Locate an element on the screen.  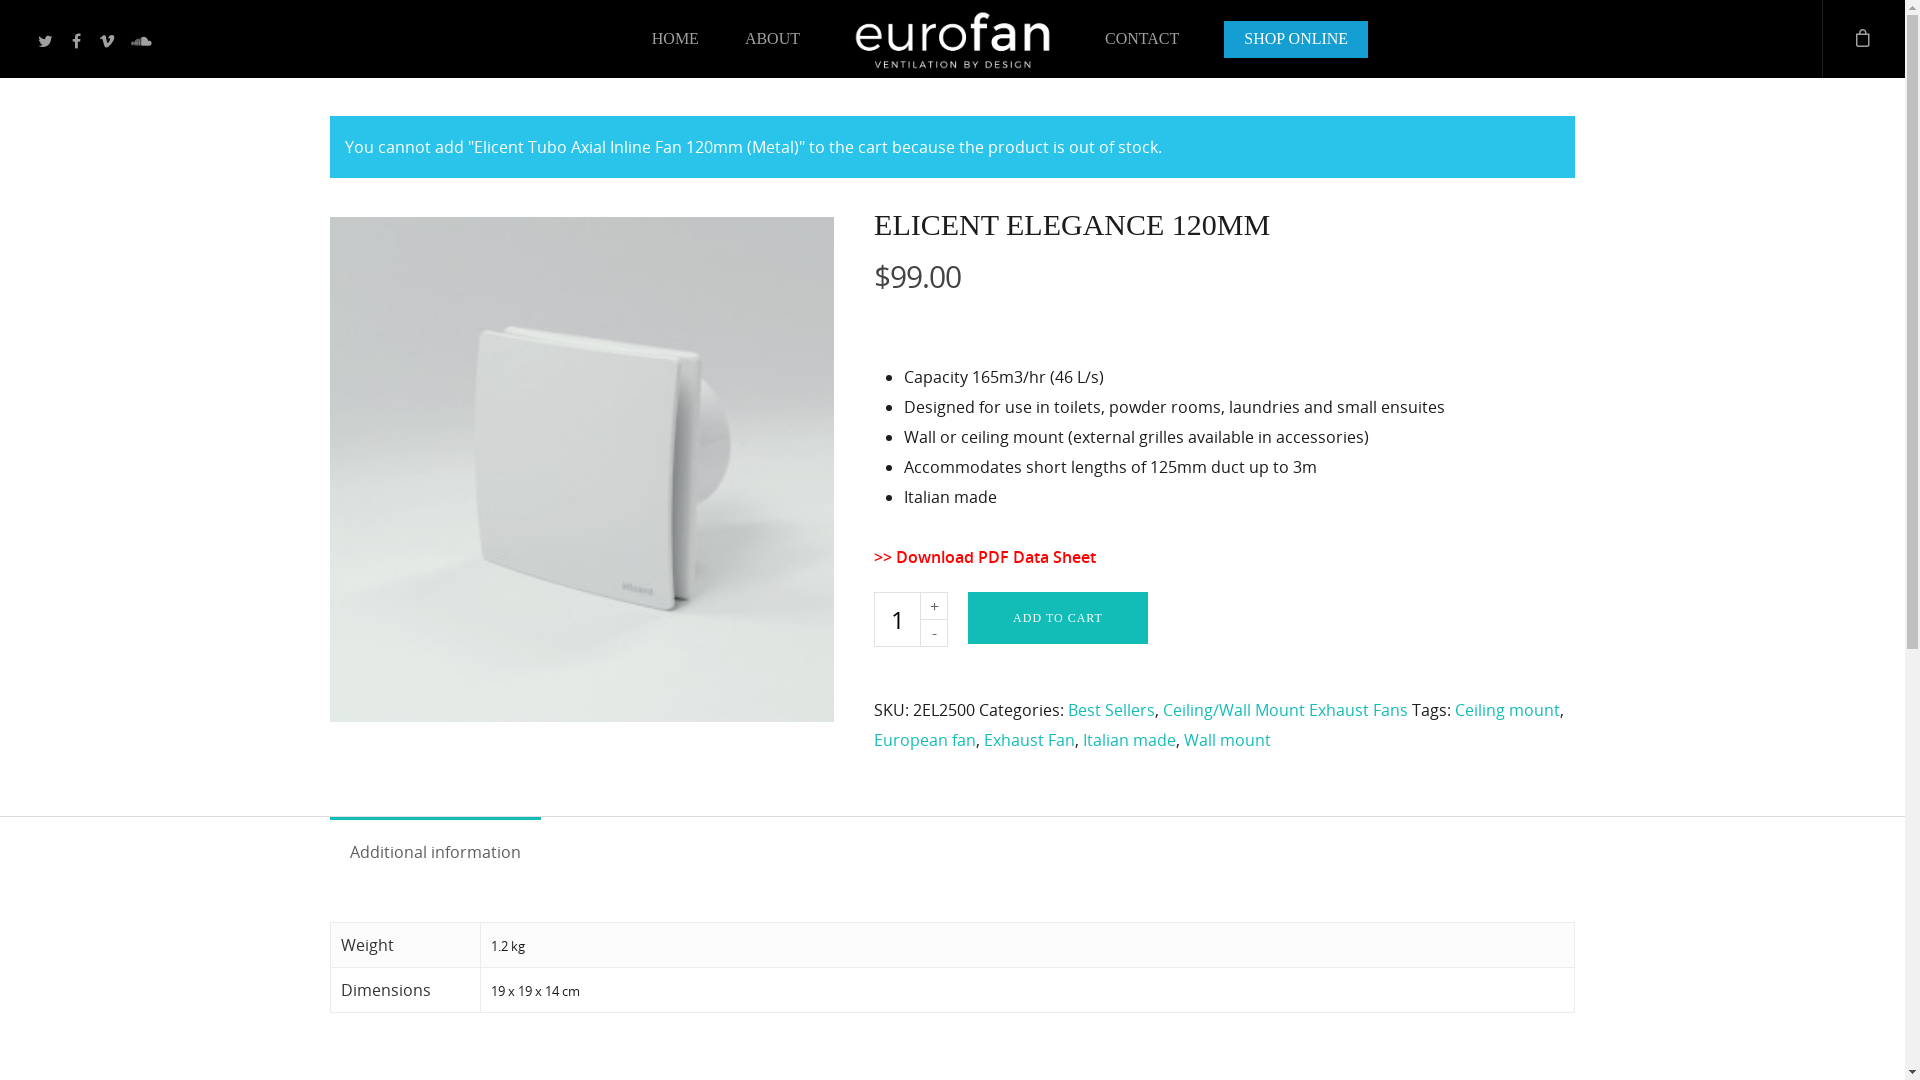
'>> Download PDF Data Sheet' is located at coordinates (984, 556).